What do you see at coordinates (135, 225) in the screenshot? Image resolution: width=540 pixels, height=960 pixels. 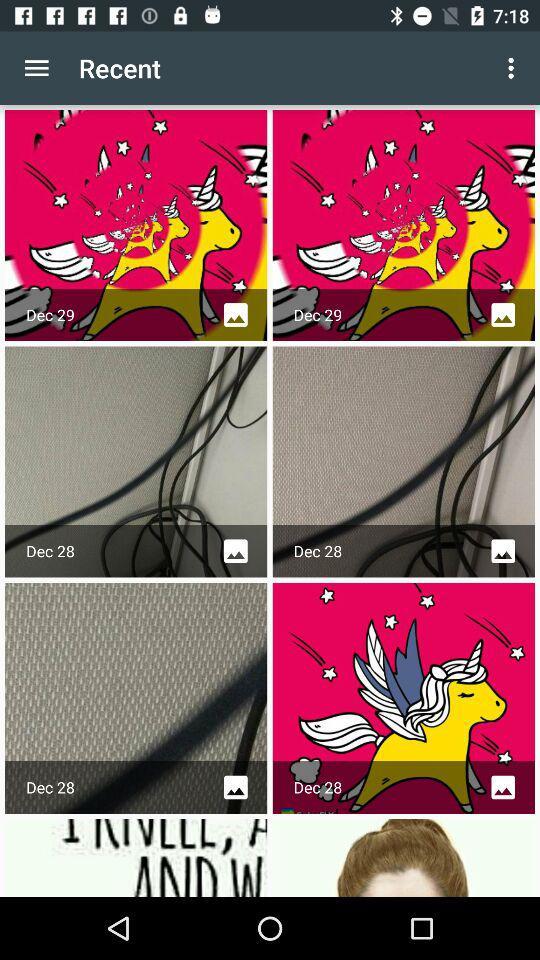 I see `the first image` at bounding box center [135, 225].